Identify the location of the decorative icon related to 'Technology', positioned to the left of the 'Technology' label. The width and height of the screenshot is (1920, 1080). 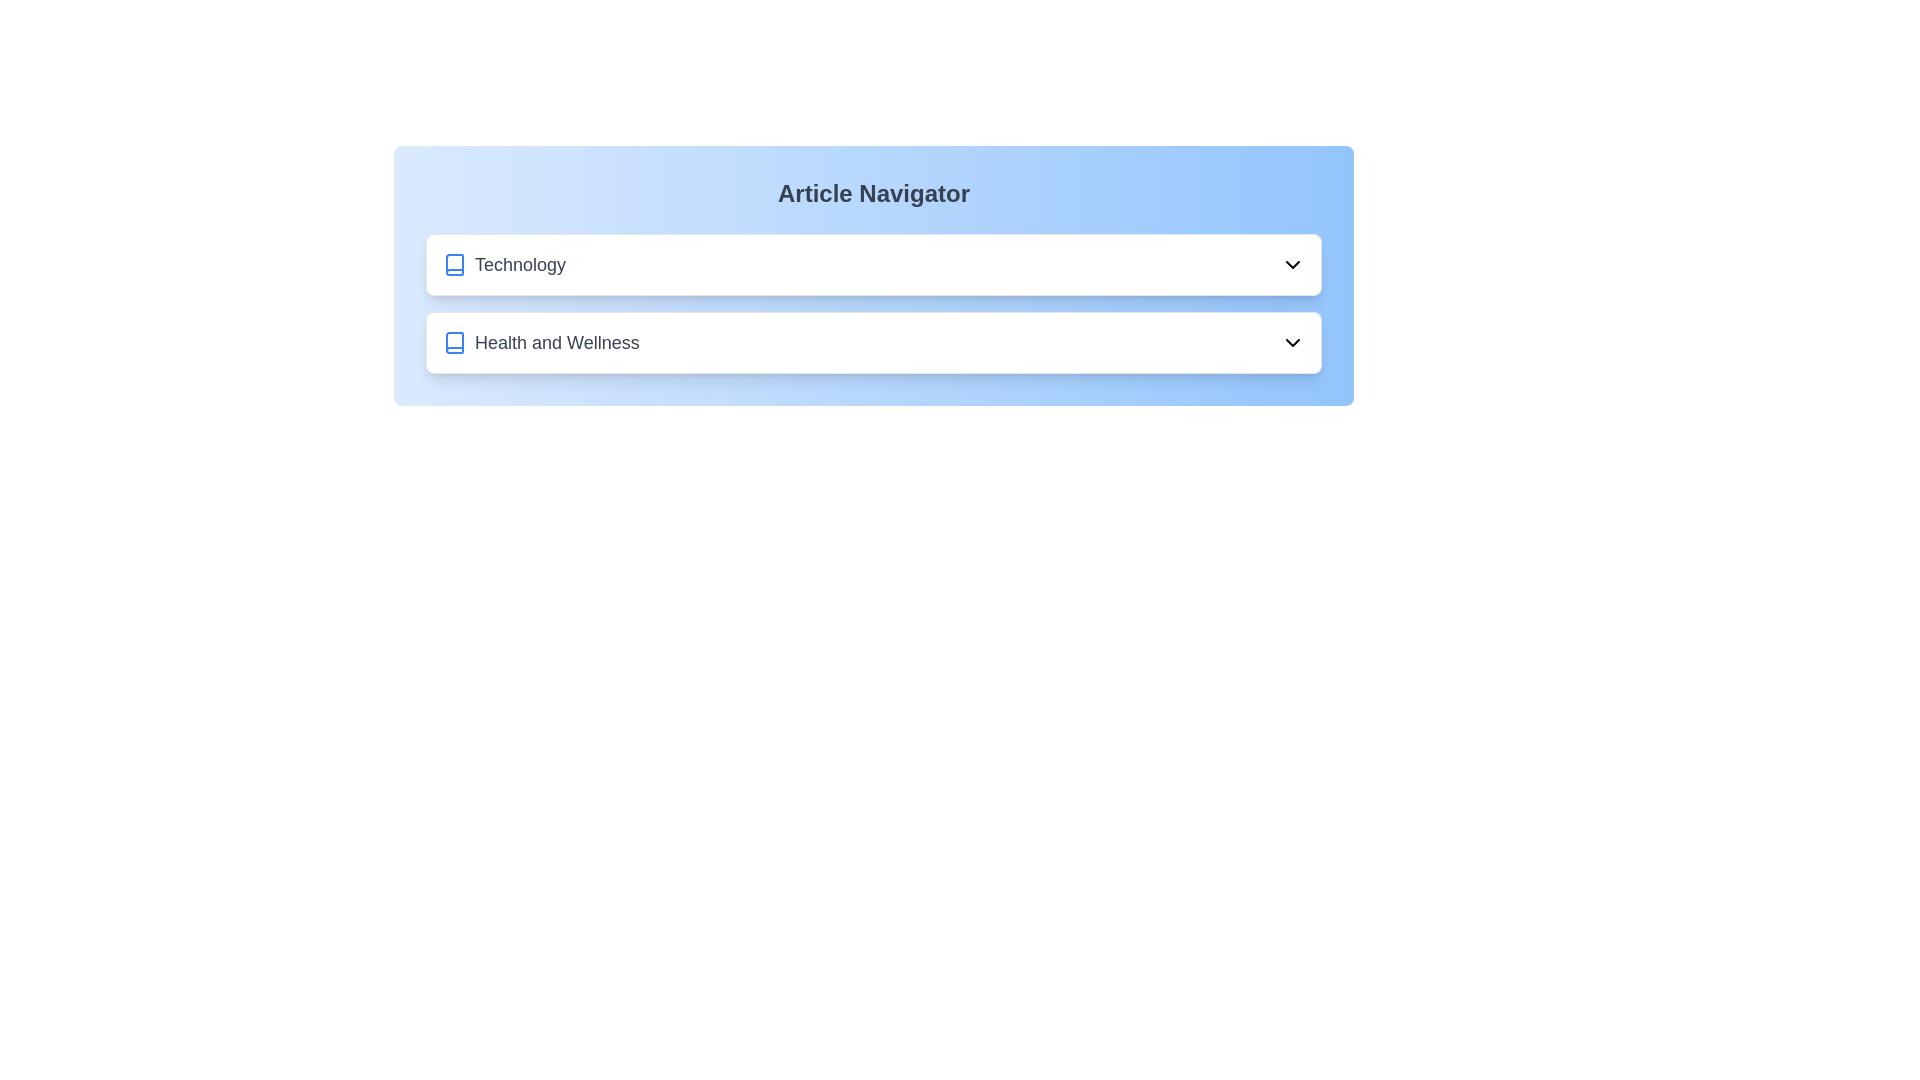
(454, 264).